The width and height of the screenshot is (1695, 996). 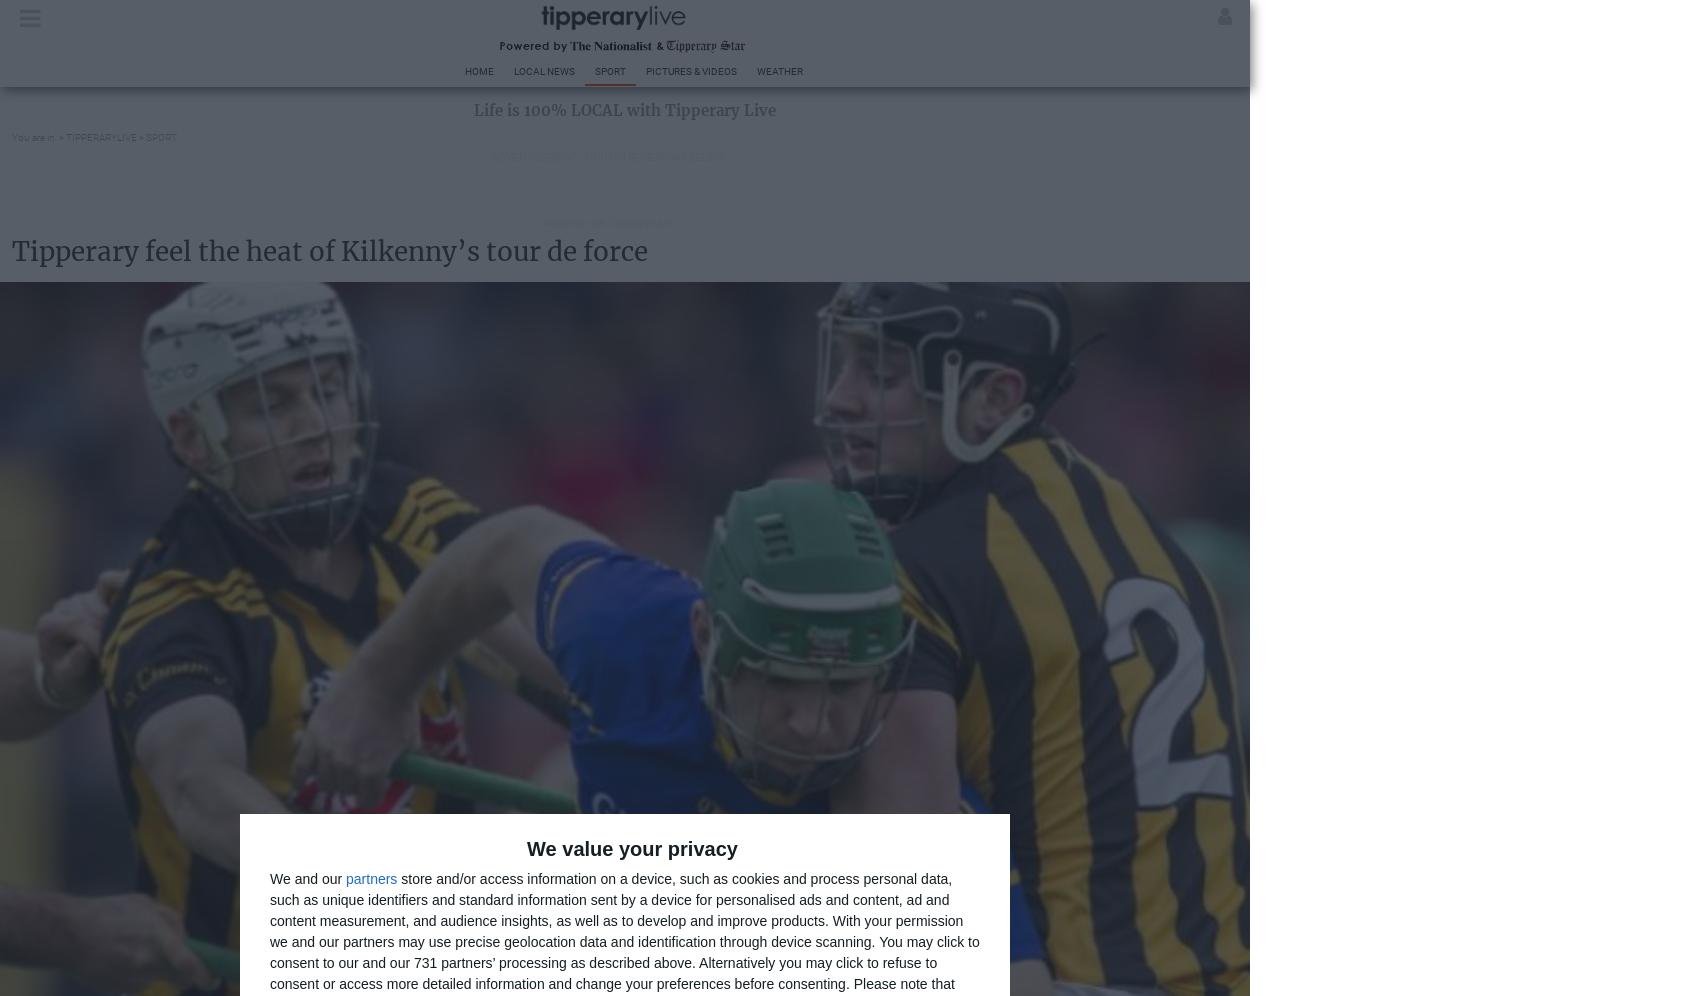 I want to click on 'Local News', so click(x=544, y=70).